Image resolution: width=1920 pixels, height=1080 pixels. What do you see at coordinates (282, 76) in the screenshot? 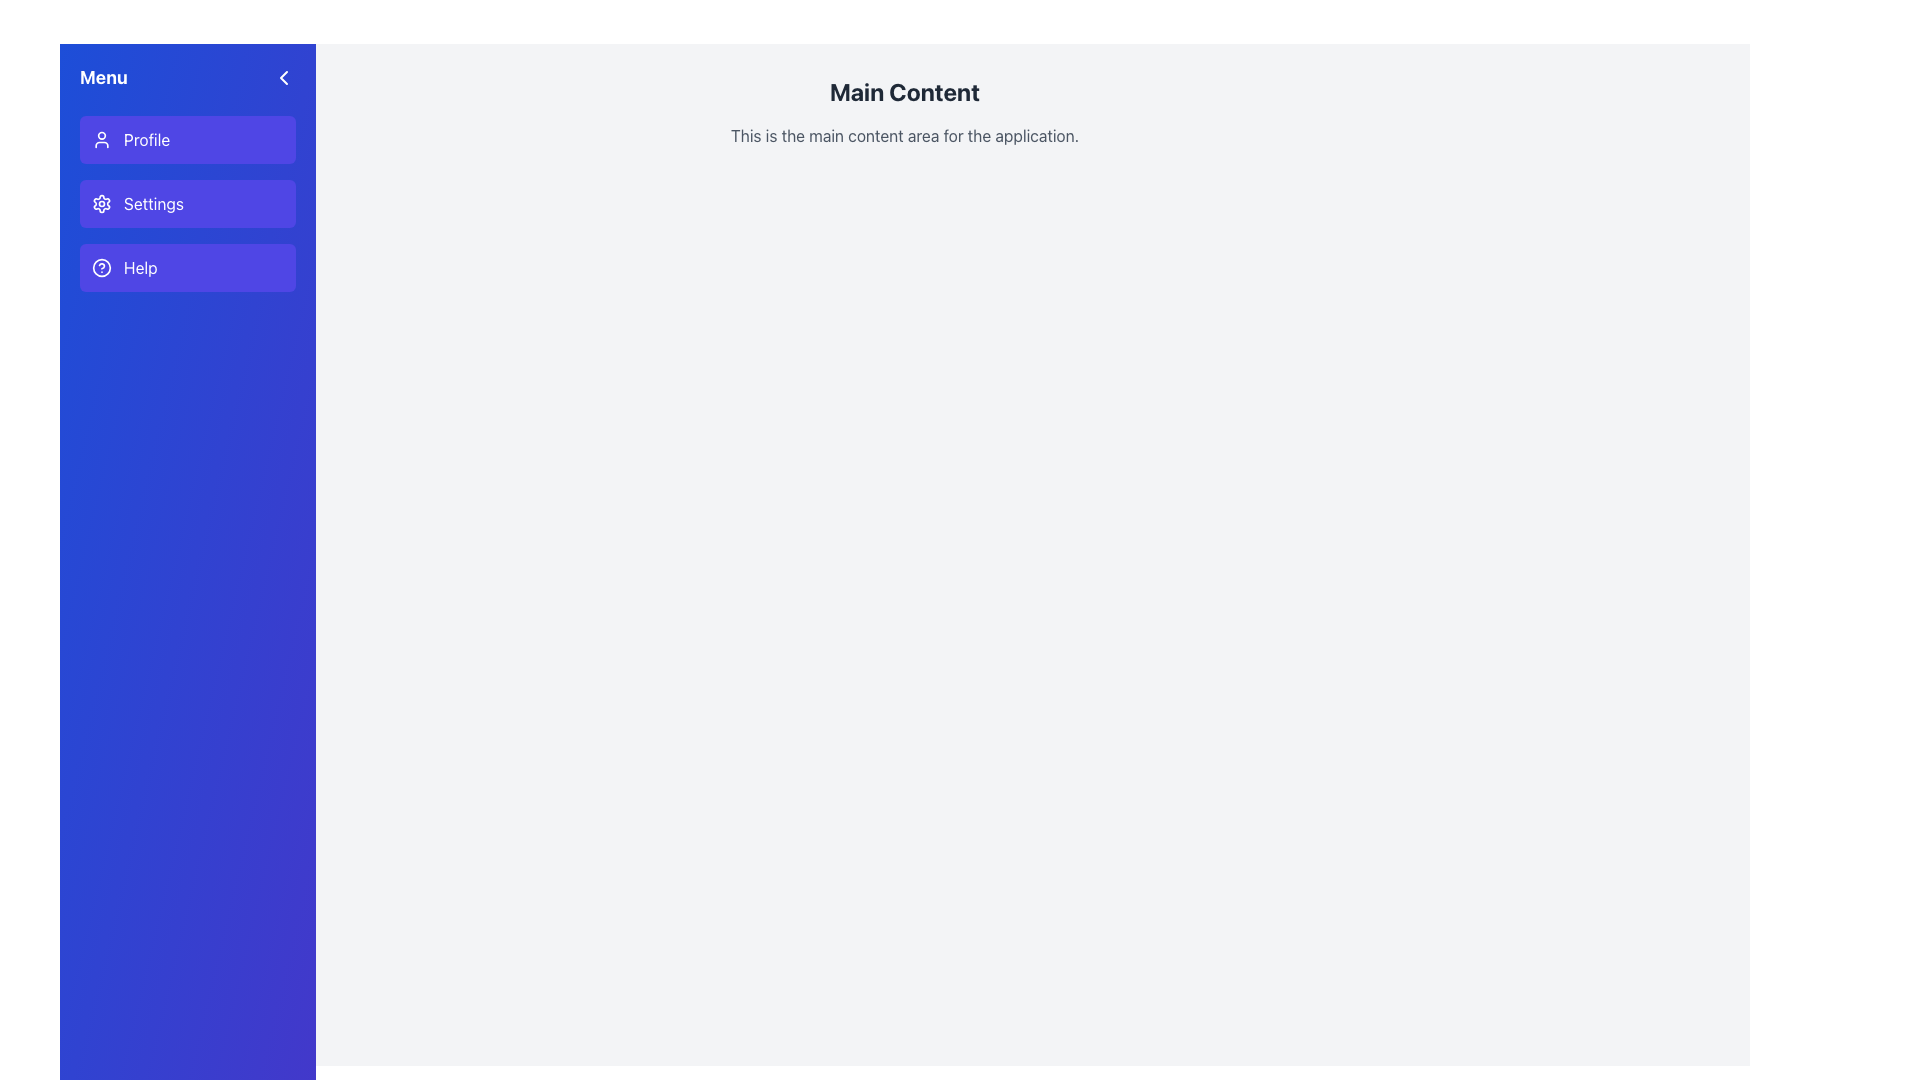
I see `the chevron SVG icon located in the top-right corner of the blue 'Menu' section` at bounding box center [282, 76].